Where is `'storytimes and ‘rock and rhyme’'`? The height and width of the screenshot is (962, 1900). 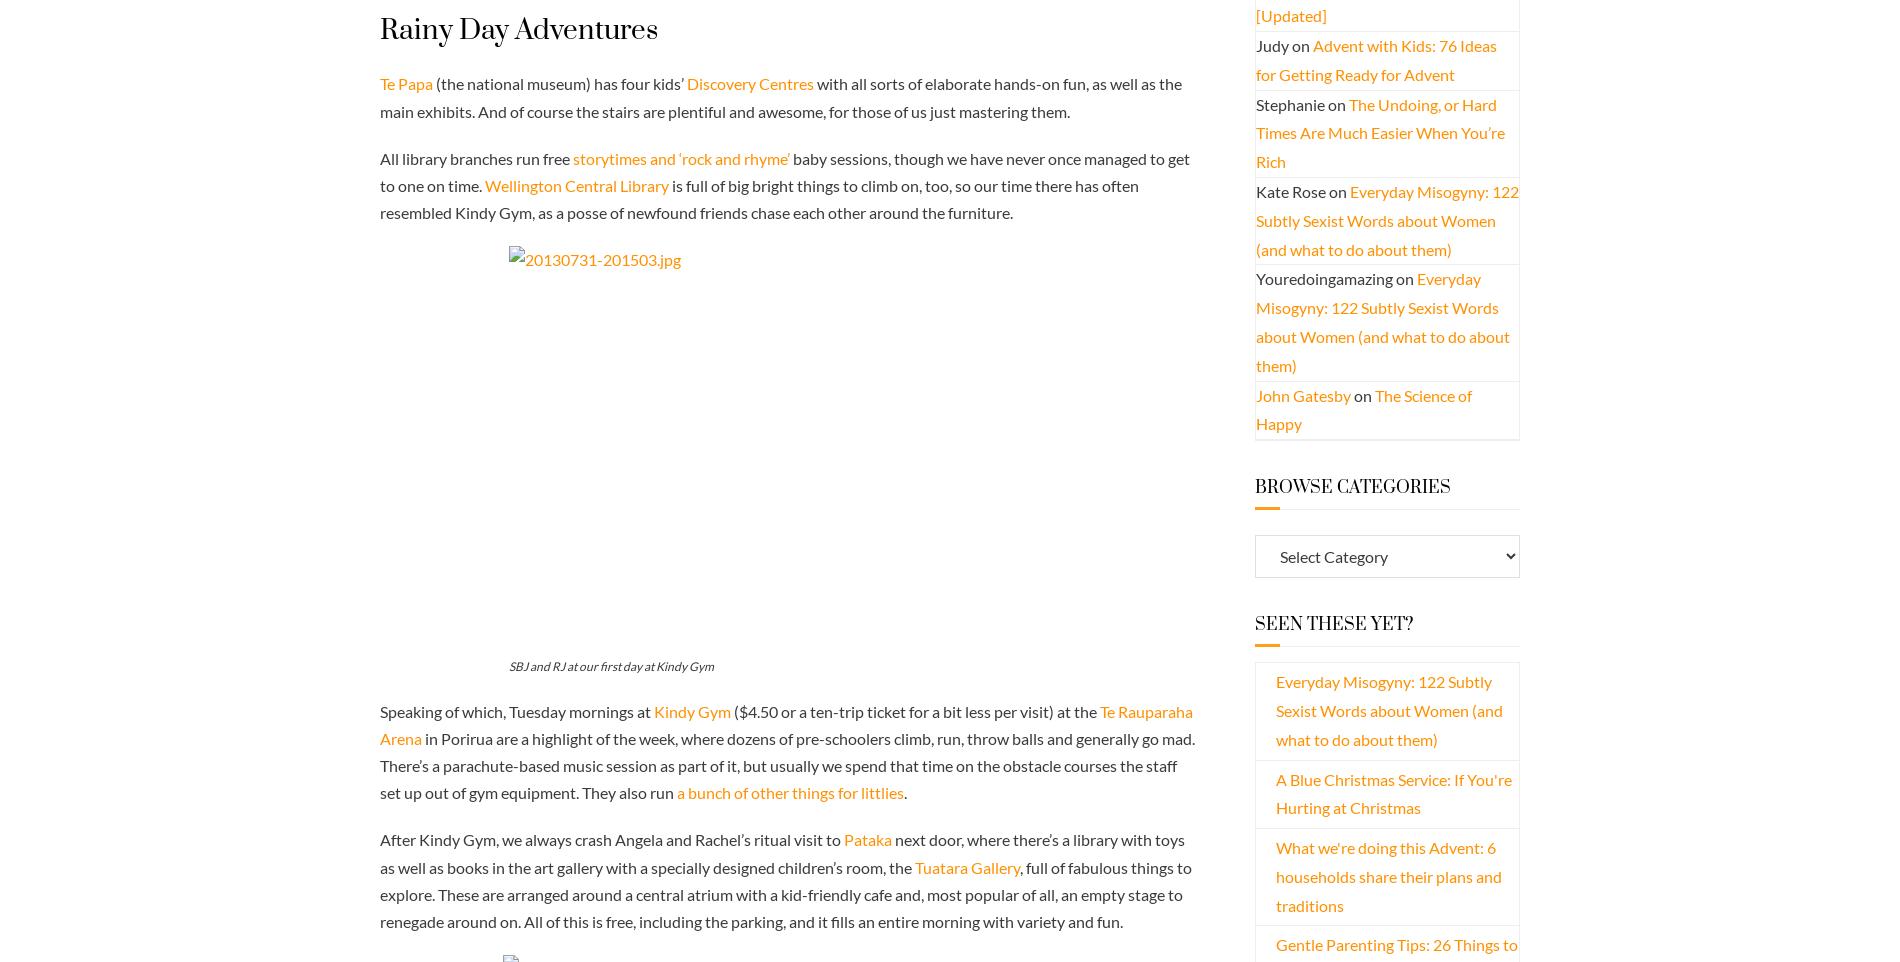 'storytimes and ‘rock and rhyme’' is located at coordinates (681, 157).